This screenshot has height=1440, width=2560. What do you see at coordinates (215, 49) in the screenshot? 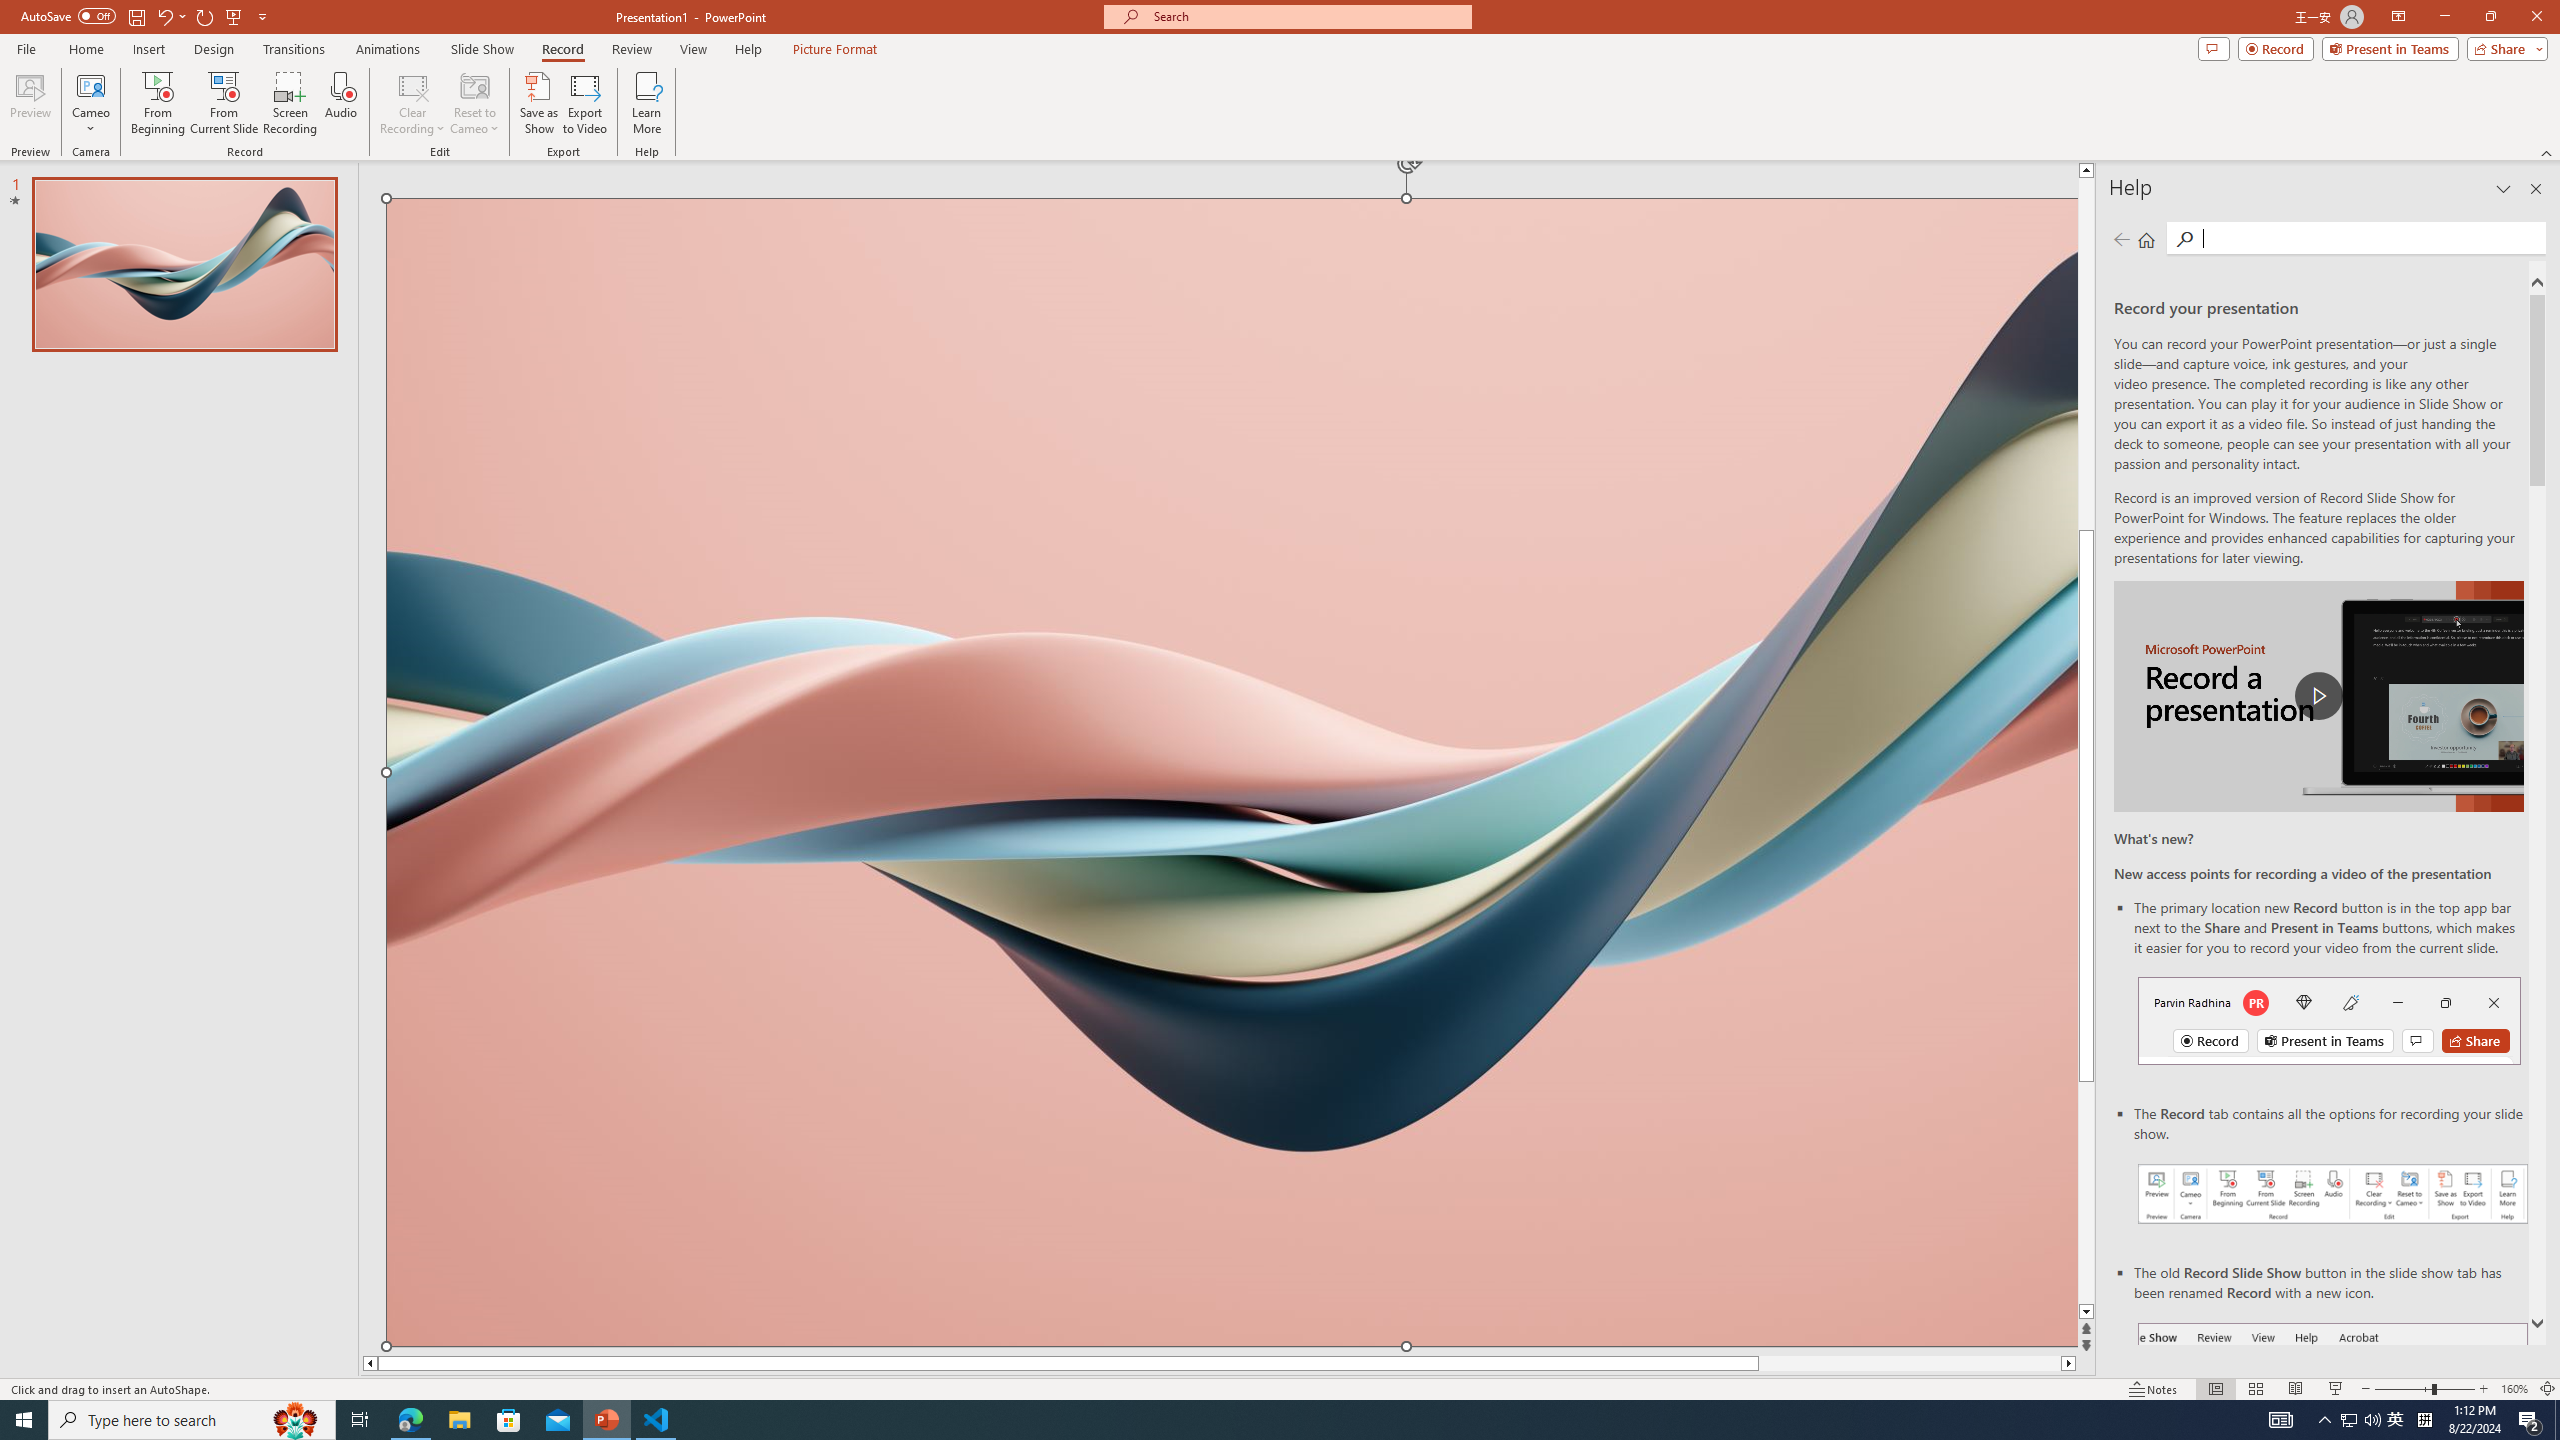
I see `'Design'` at bounding box center [215, 49].